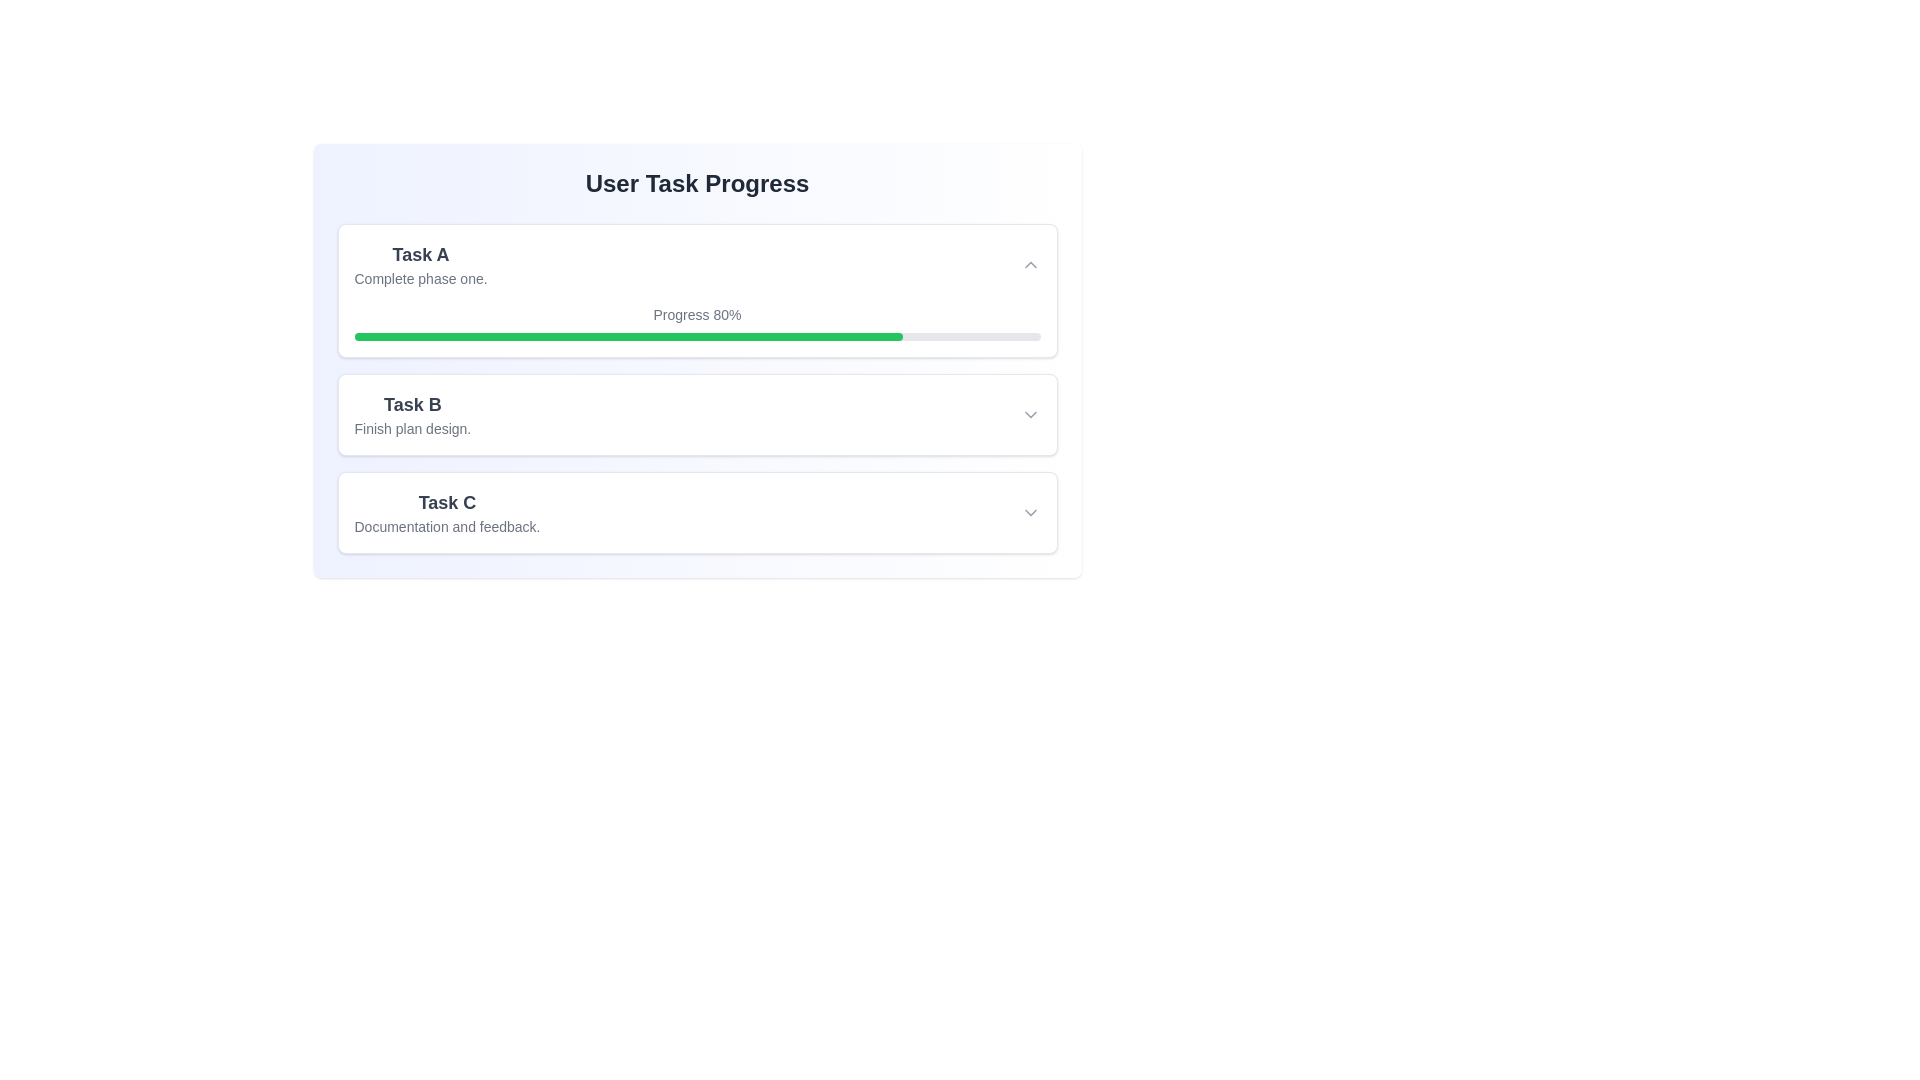  Describe the element at coordinates (1030, 414) in the screenshot. I see `the dropdown toggle button located at the far-right side of the task card labeled 'Task B'` at that location.